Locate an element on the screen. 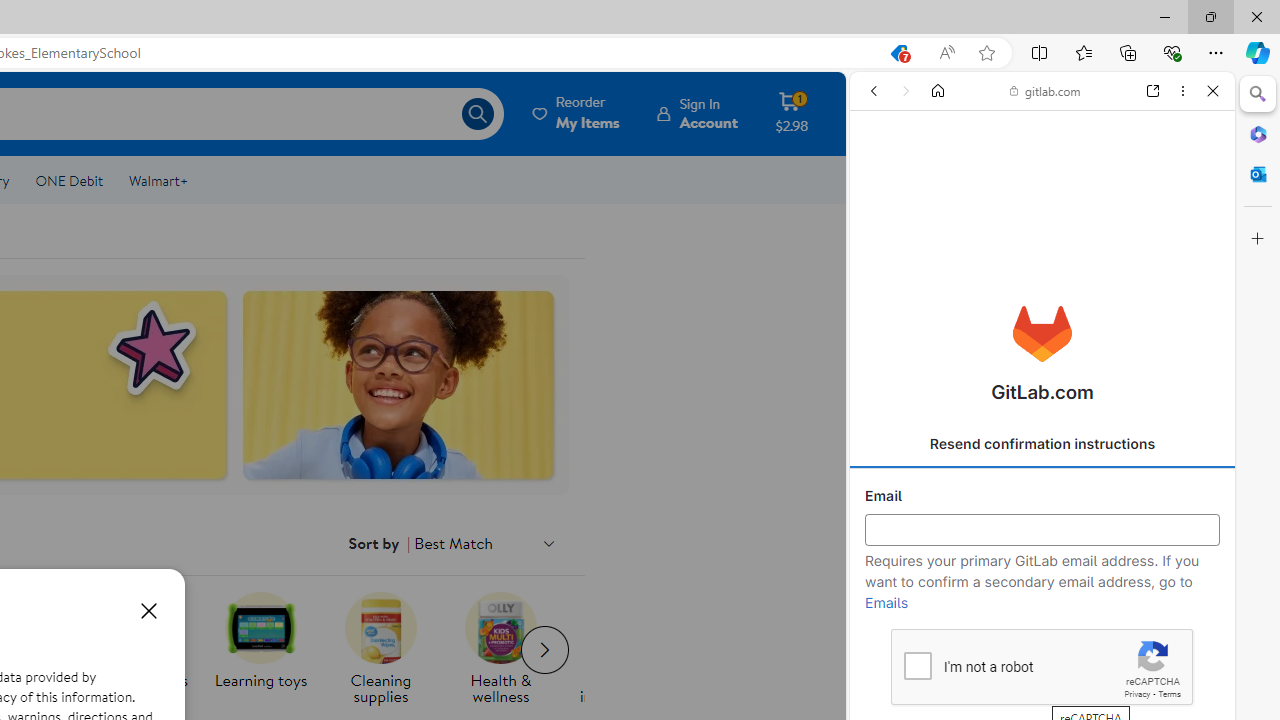  'Email' is located at coordinates (1041, 529).